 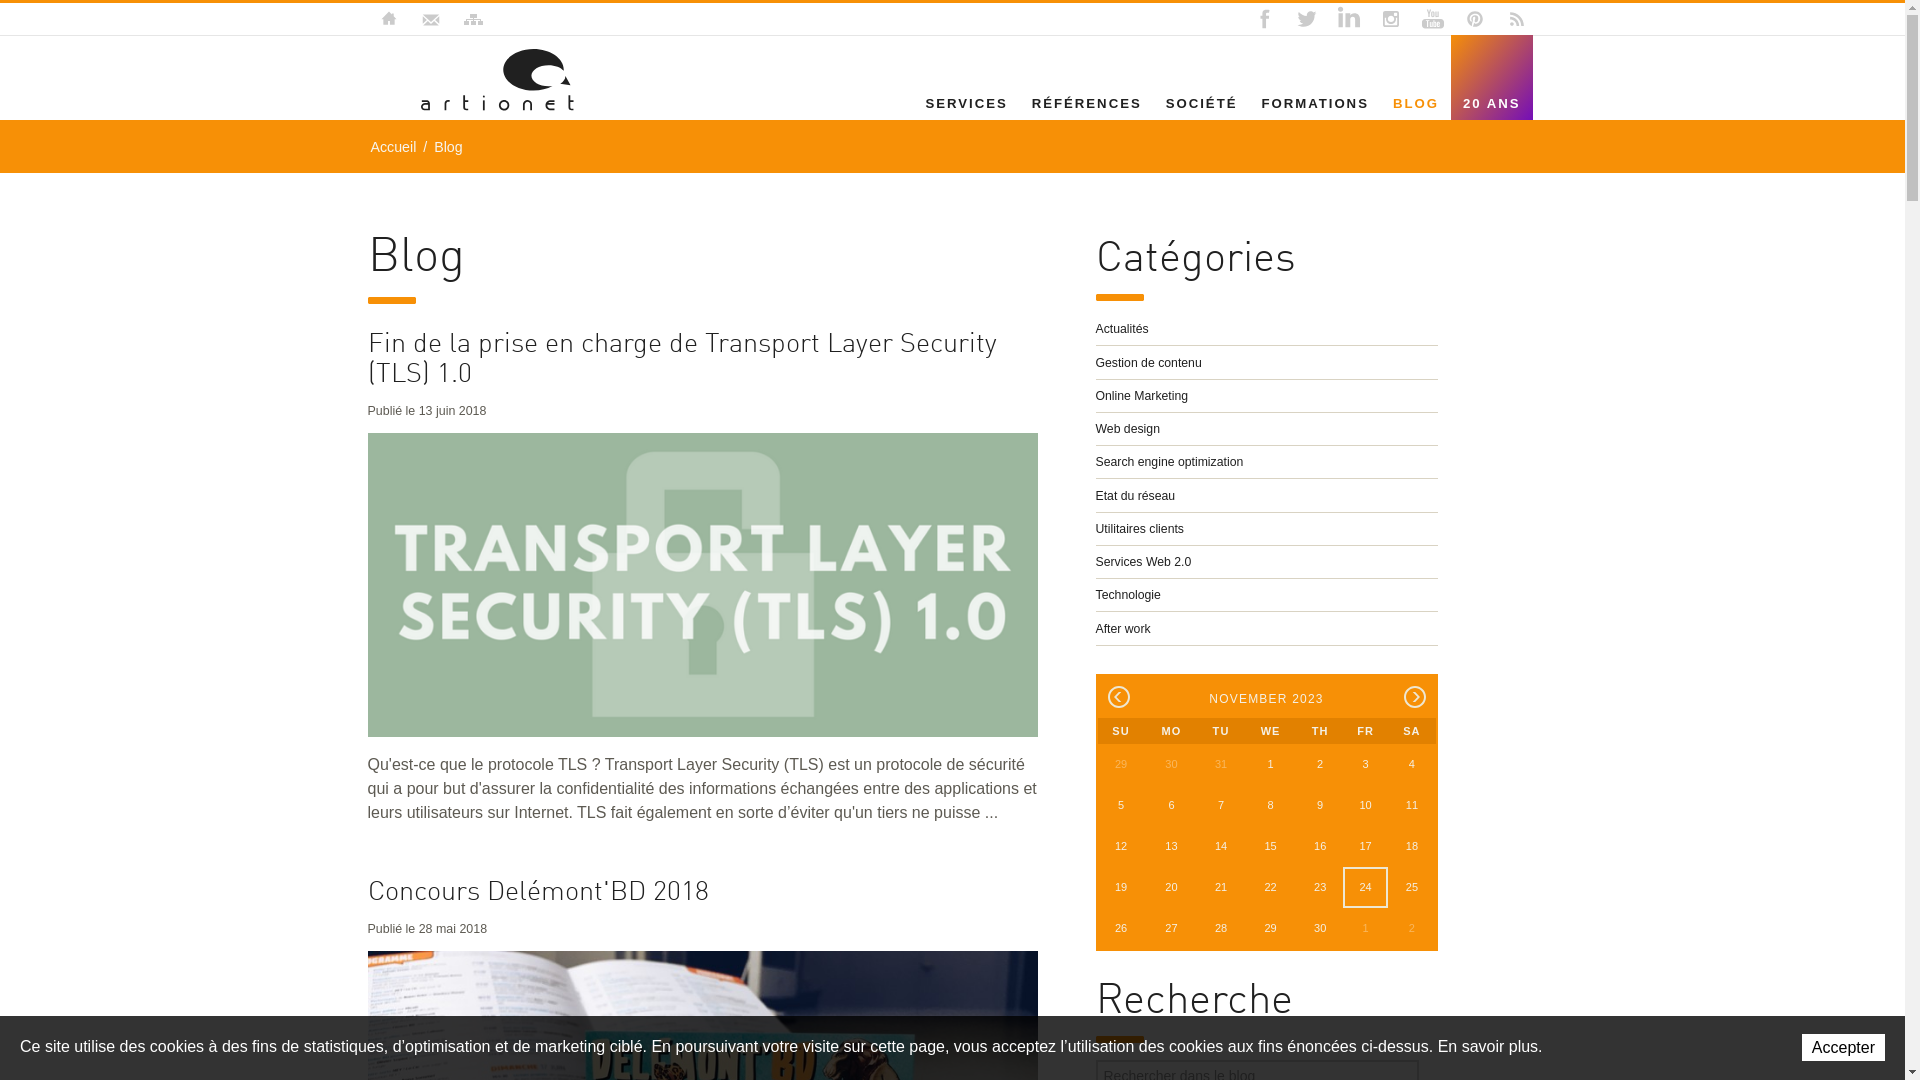 I want to click on 'Search engine optimization', so click(x=1266, y=462).